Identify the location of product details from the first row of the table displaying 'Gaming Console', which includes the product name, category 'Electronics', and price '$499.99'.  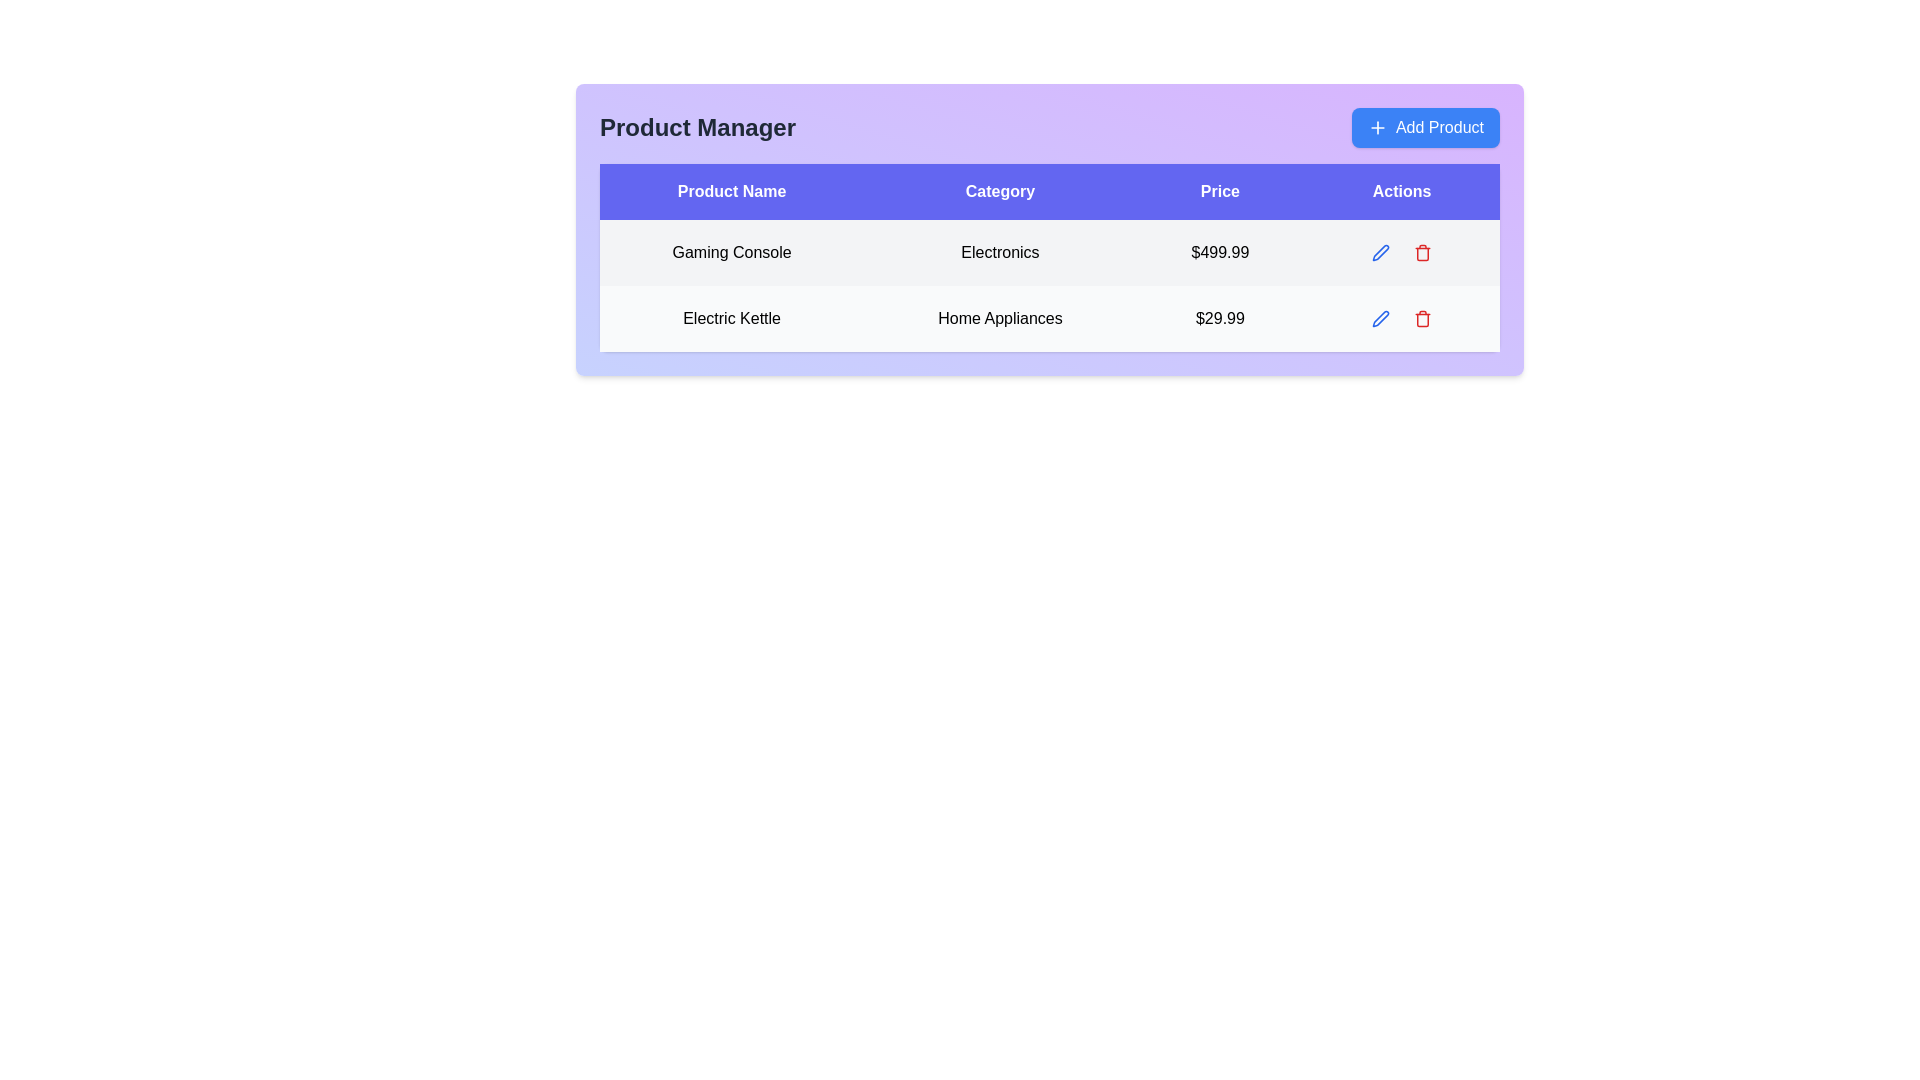
(1049, 252).